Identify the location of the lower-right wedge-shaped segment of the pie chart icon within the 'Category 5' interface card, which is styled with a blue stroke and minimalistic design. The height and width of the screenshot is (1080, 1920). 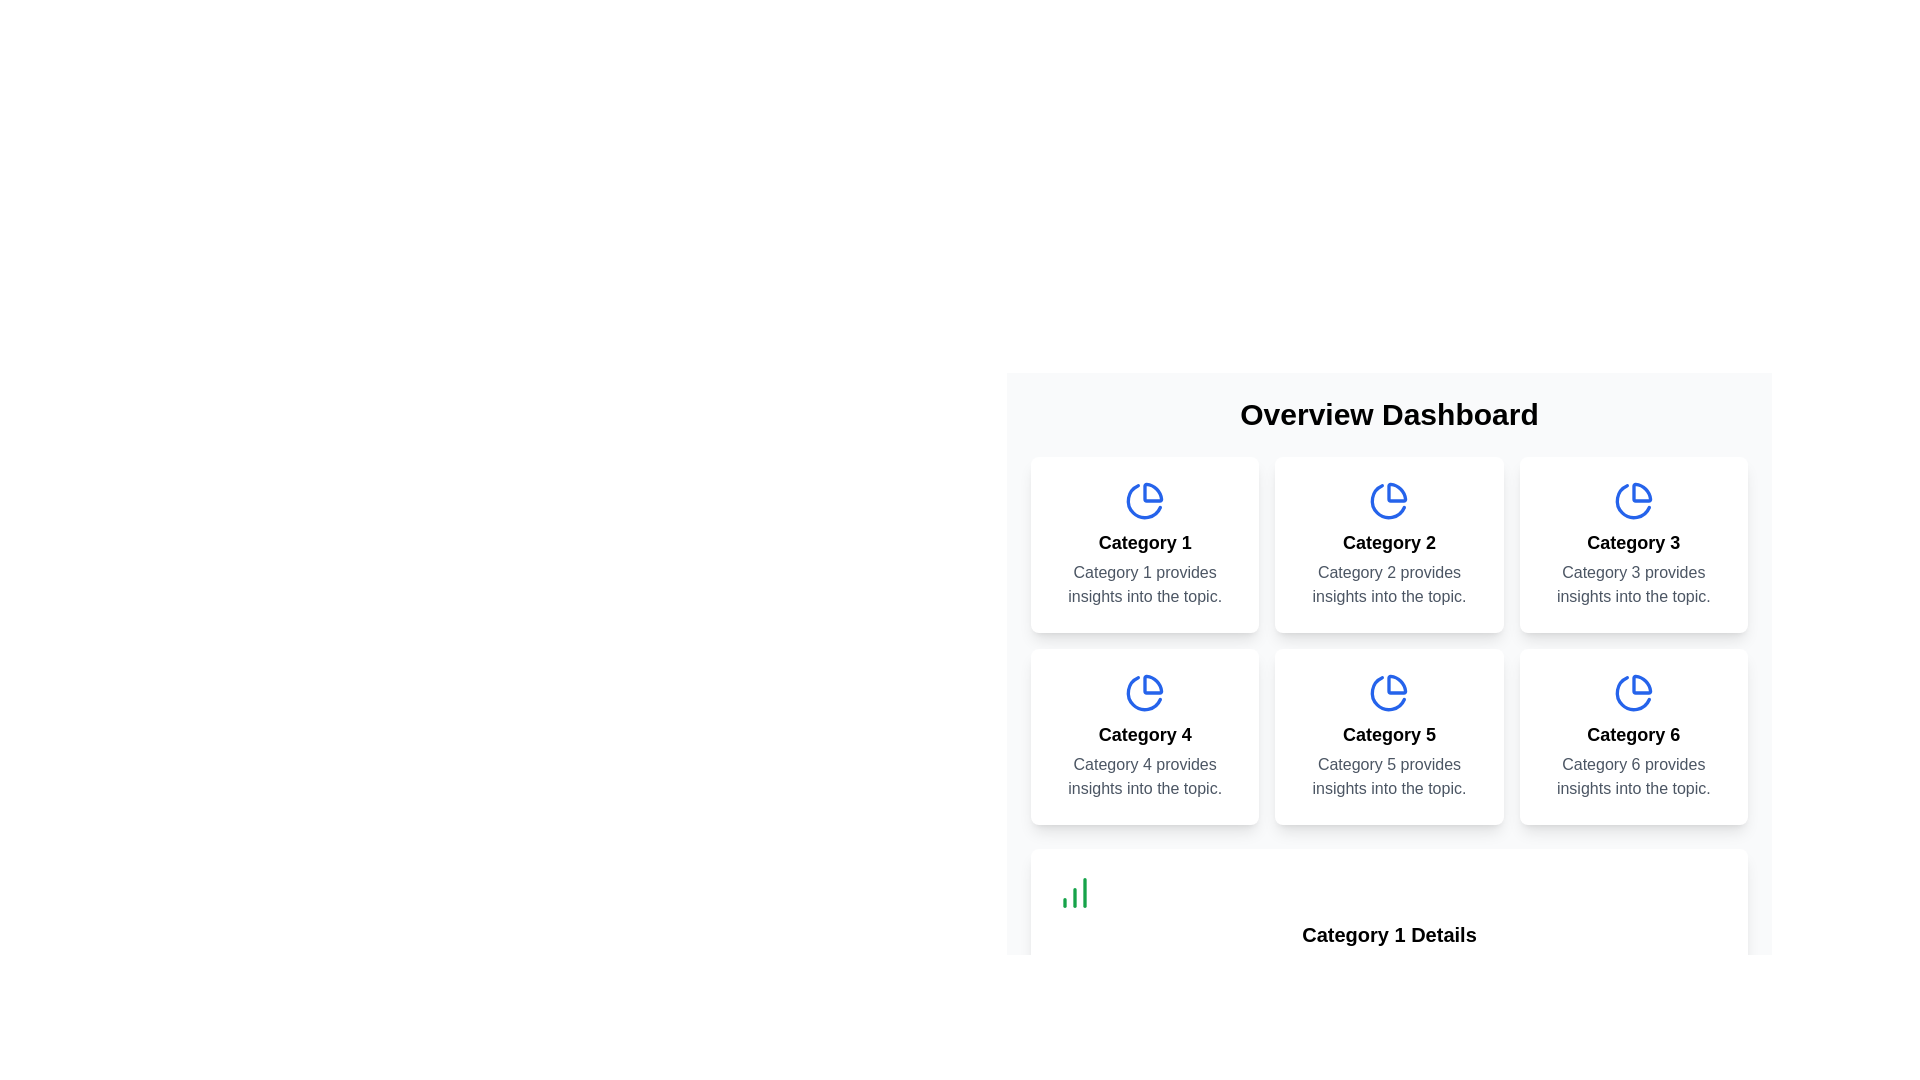
(1396, 683).